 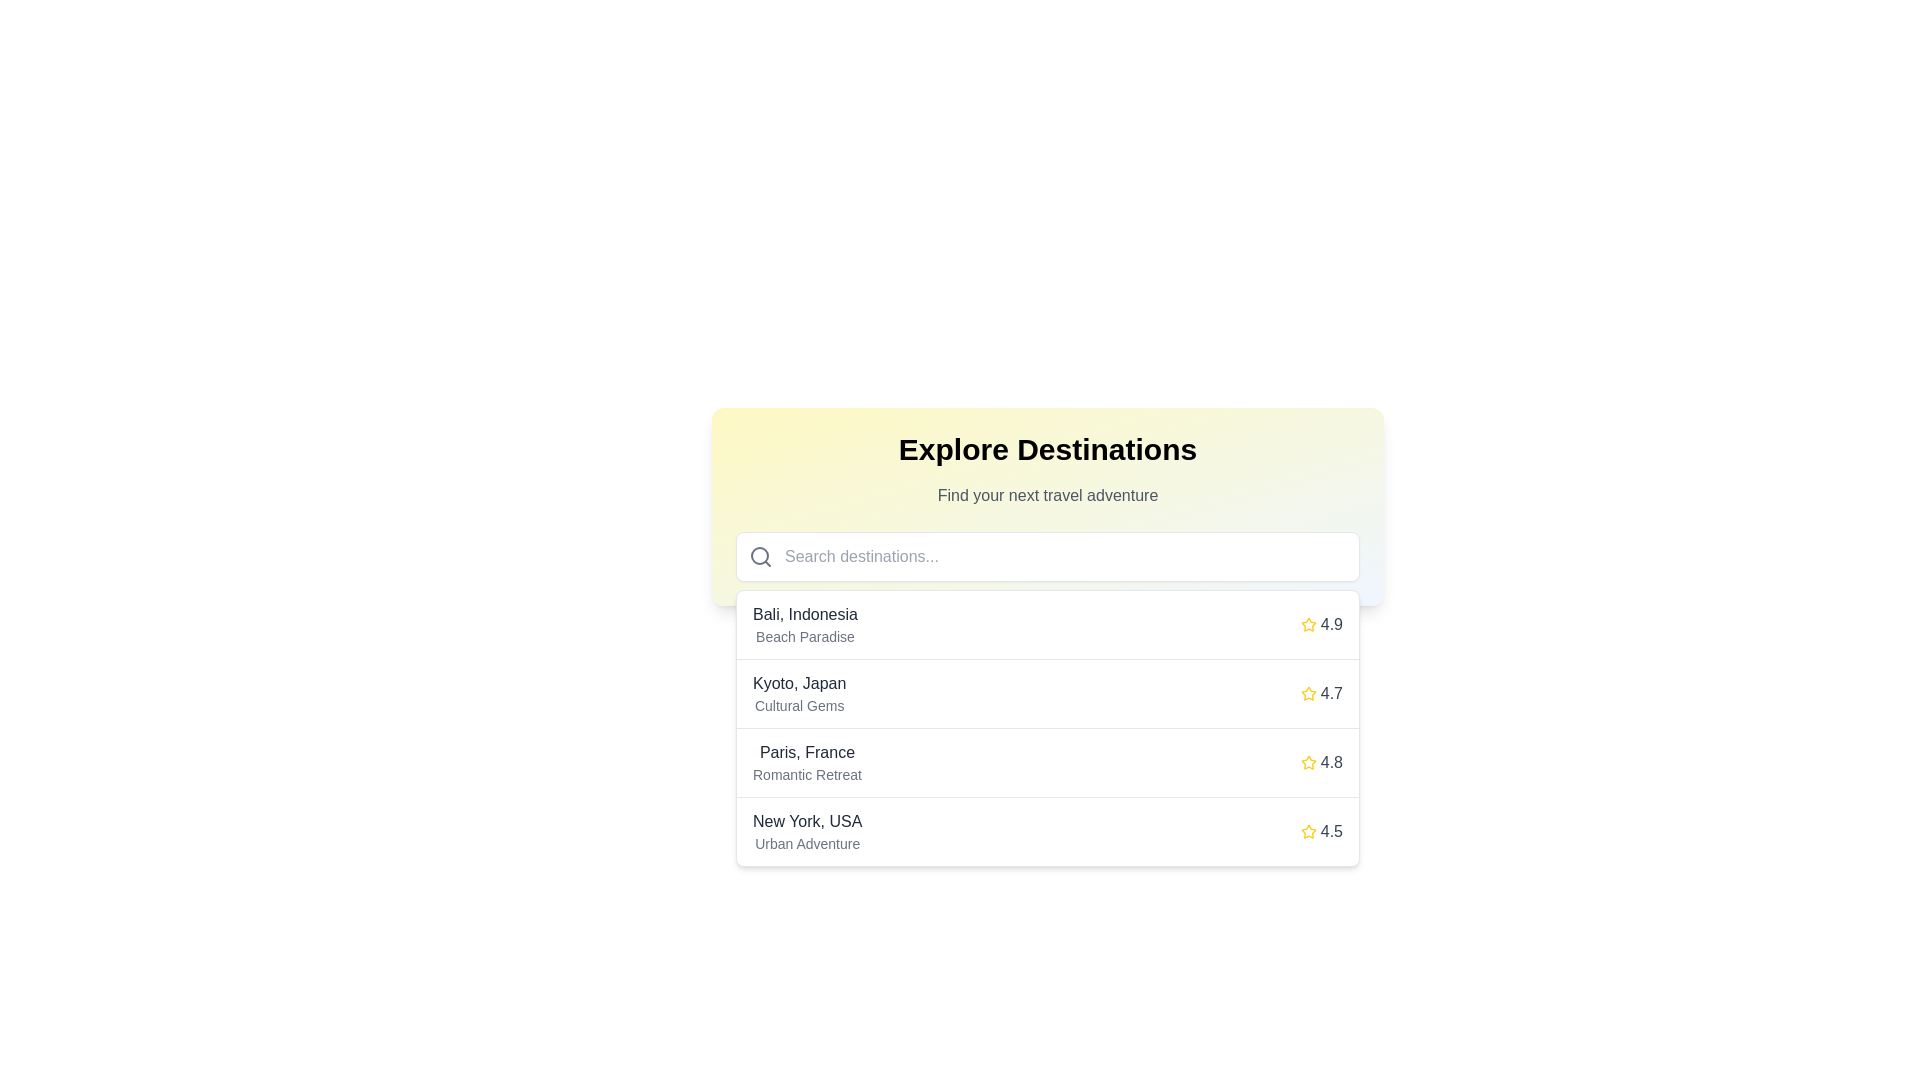 What do you see at coordinates (798, 682) in the screenshot?
I see `text content of the title label for the travel destination located in the second row, above the description 'Cultural Gems.'` at bounding box center [798, 682].